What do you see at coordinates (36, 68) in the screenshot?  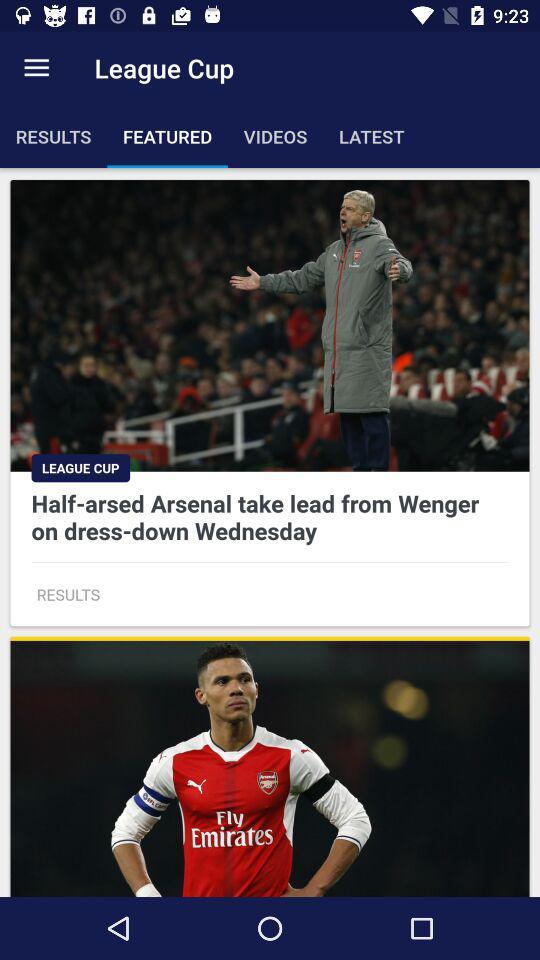 I see `the icon above results icon` at bounding box center [36, 68].